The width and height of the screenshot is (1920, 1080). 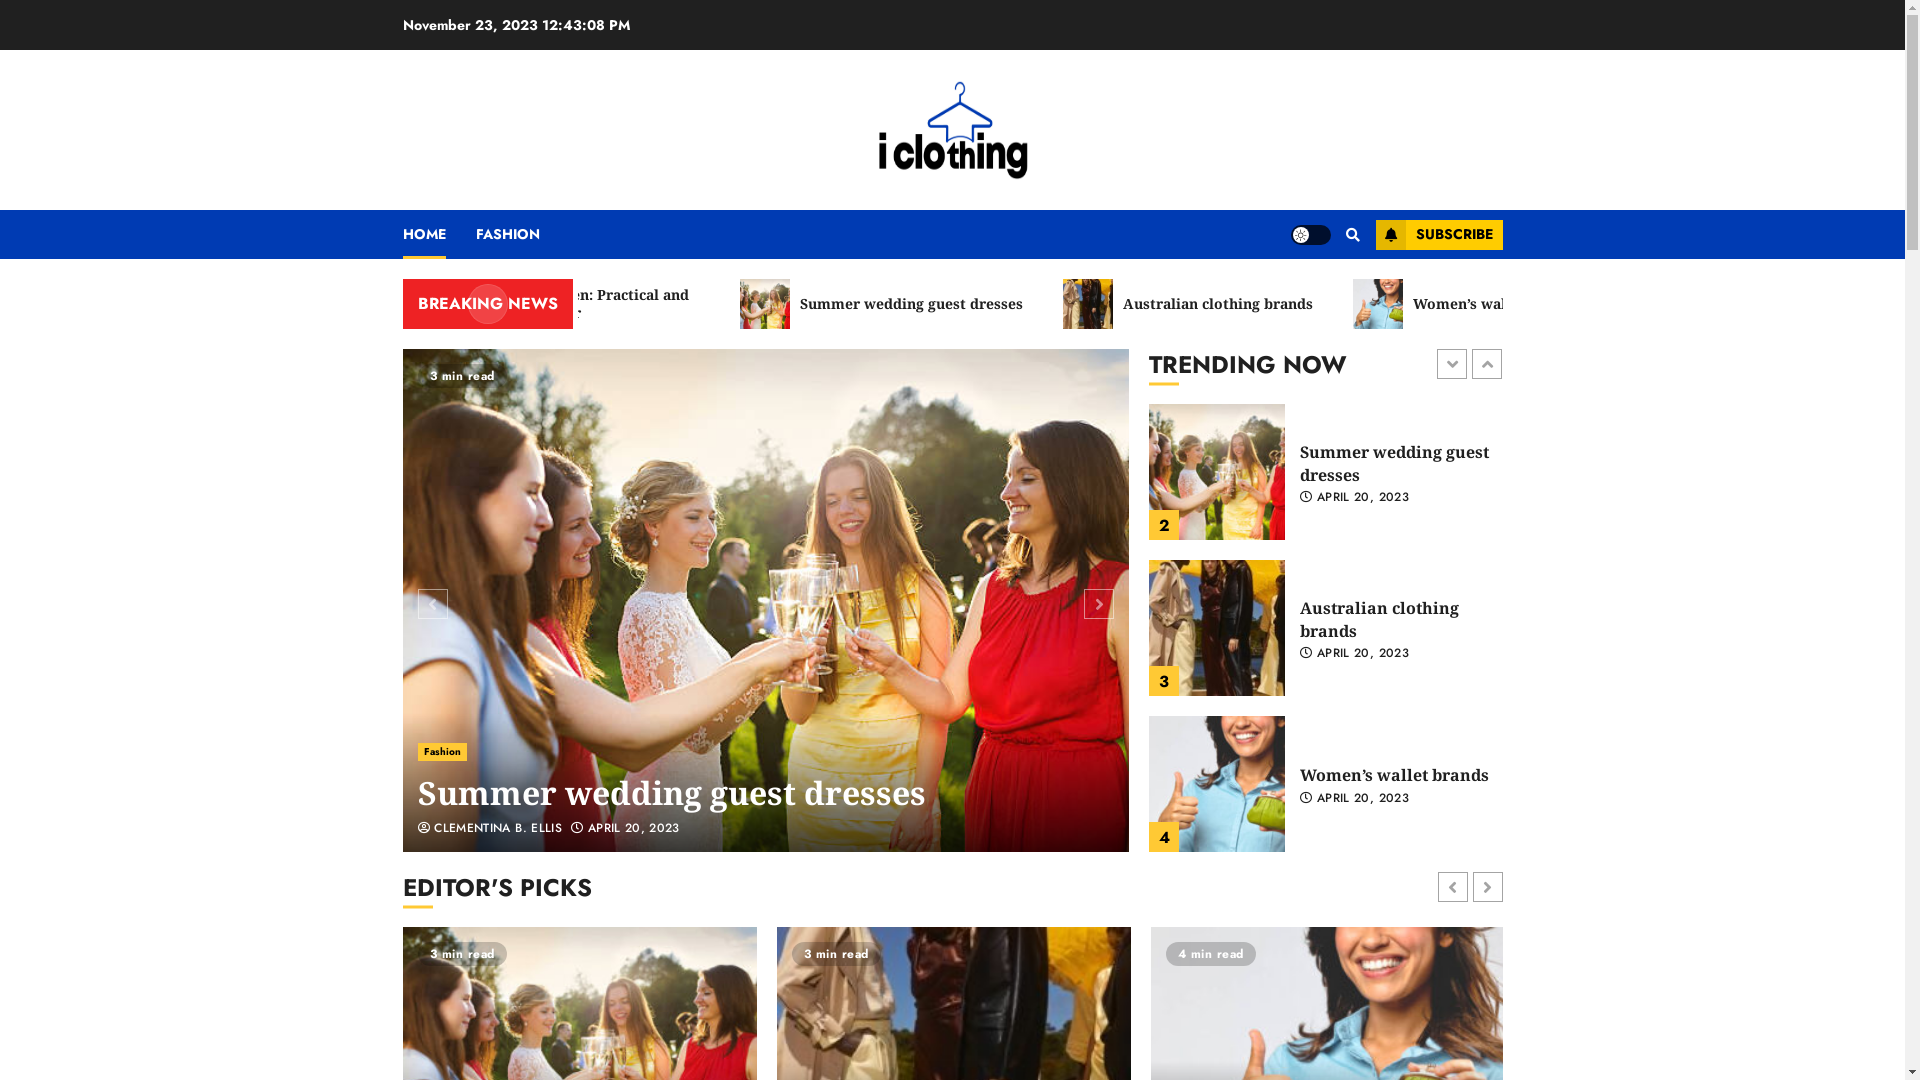 What do you see at coordinates (1339, 234) in the screenshot?
I see `'Search'` at bounding box center [1339, 234].